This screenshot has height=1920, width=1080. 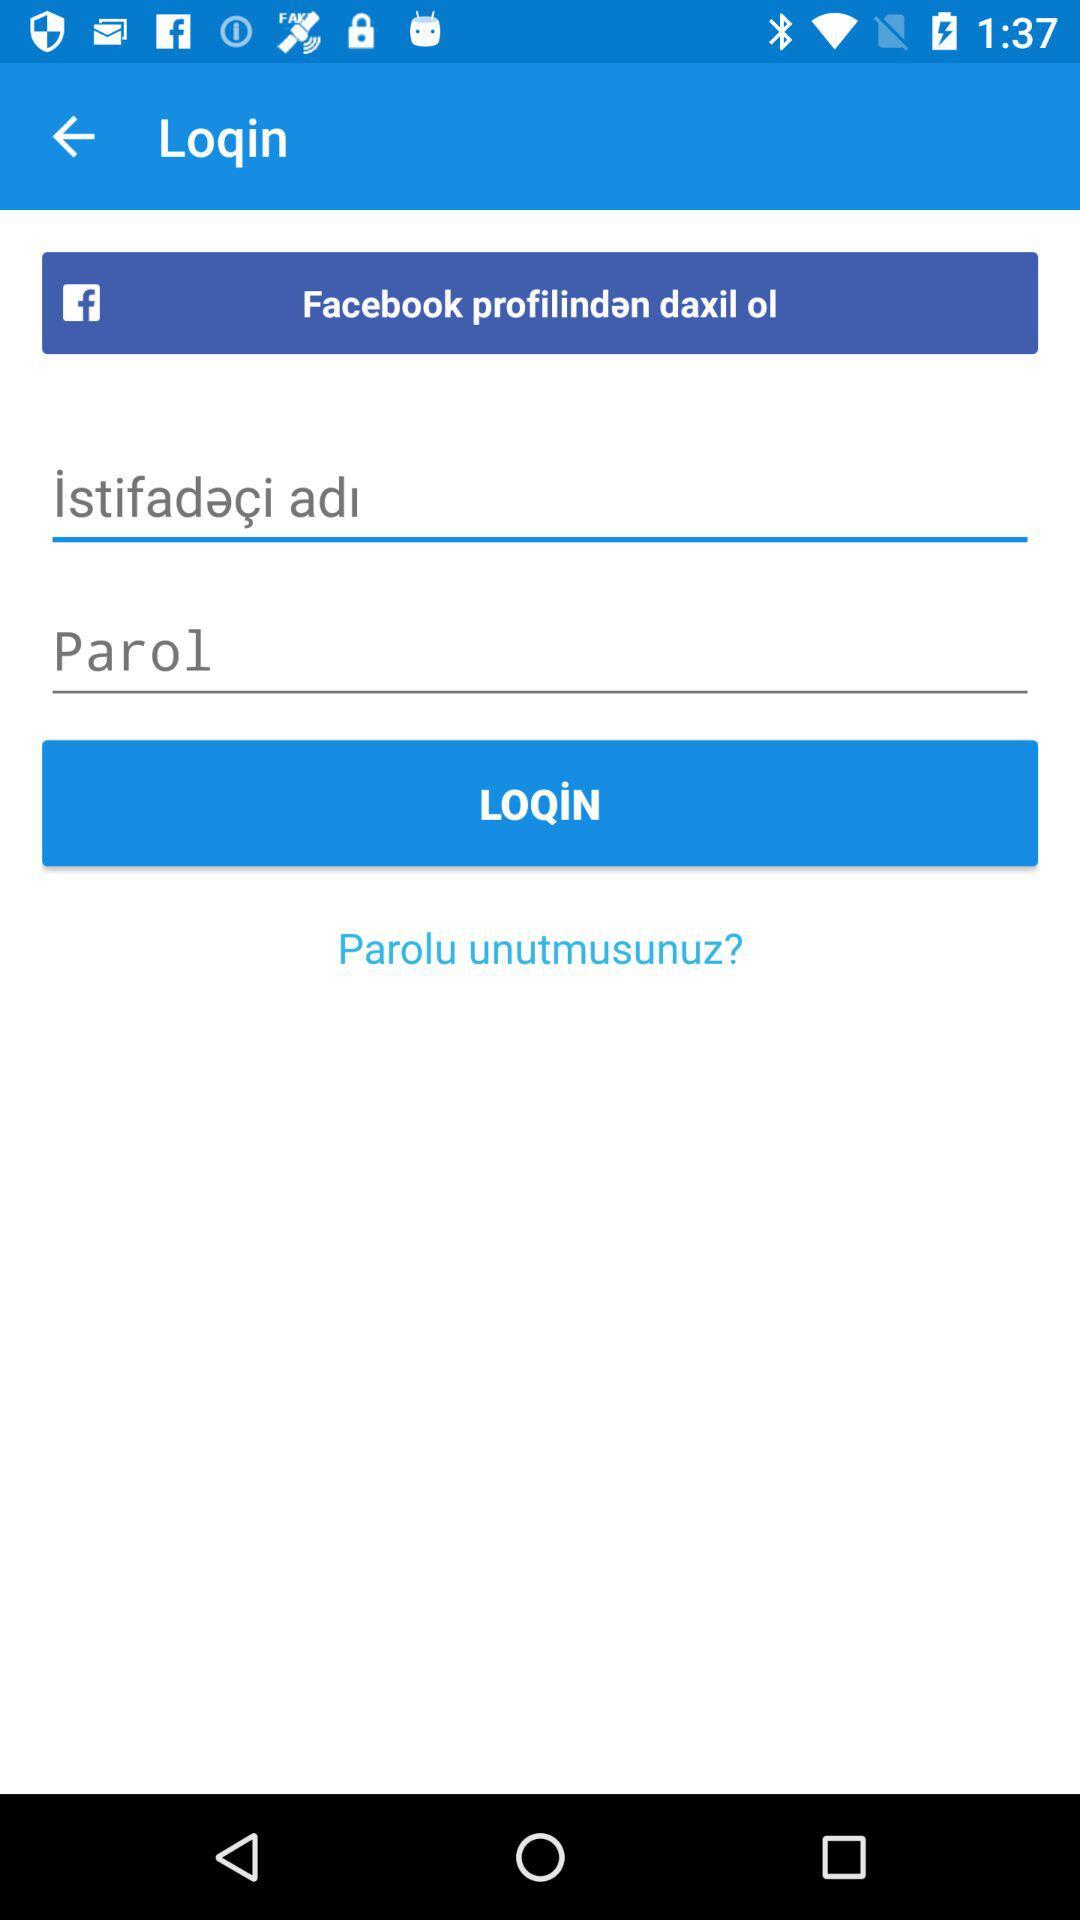 What do you see at coordinates (540, 946) in the screenshot?
I see `the item below the loqin item` at bounding box center [540, 946].